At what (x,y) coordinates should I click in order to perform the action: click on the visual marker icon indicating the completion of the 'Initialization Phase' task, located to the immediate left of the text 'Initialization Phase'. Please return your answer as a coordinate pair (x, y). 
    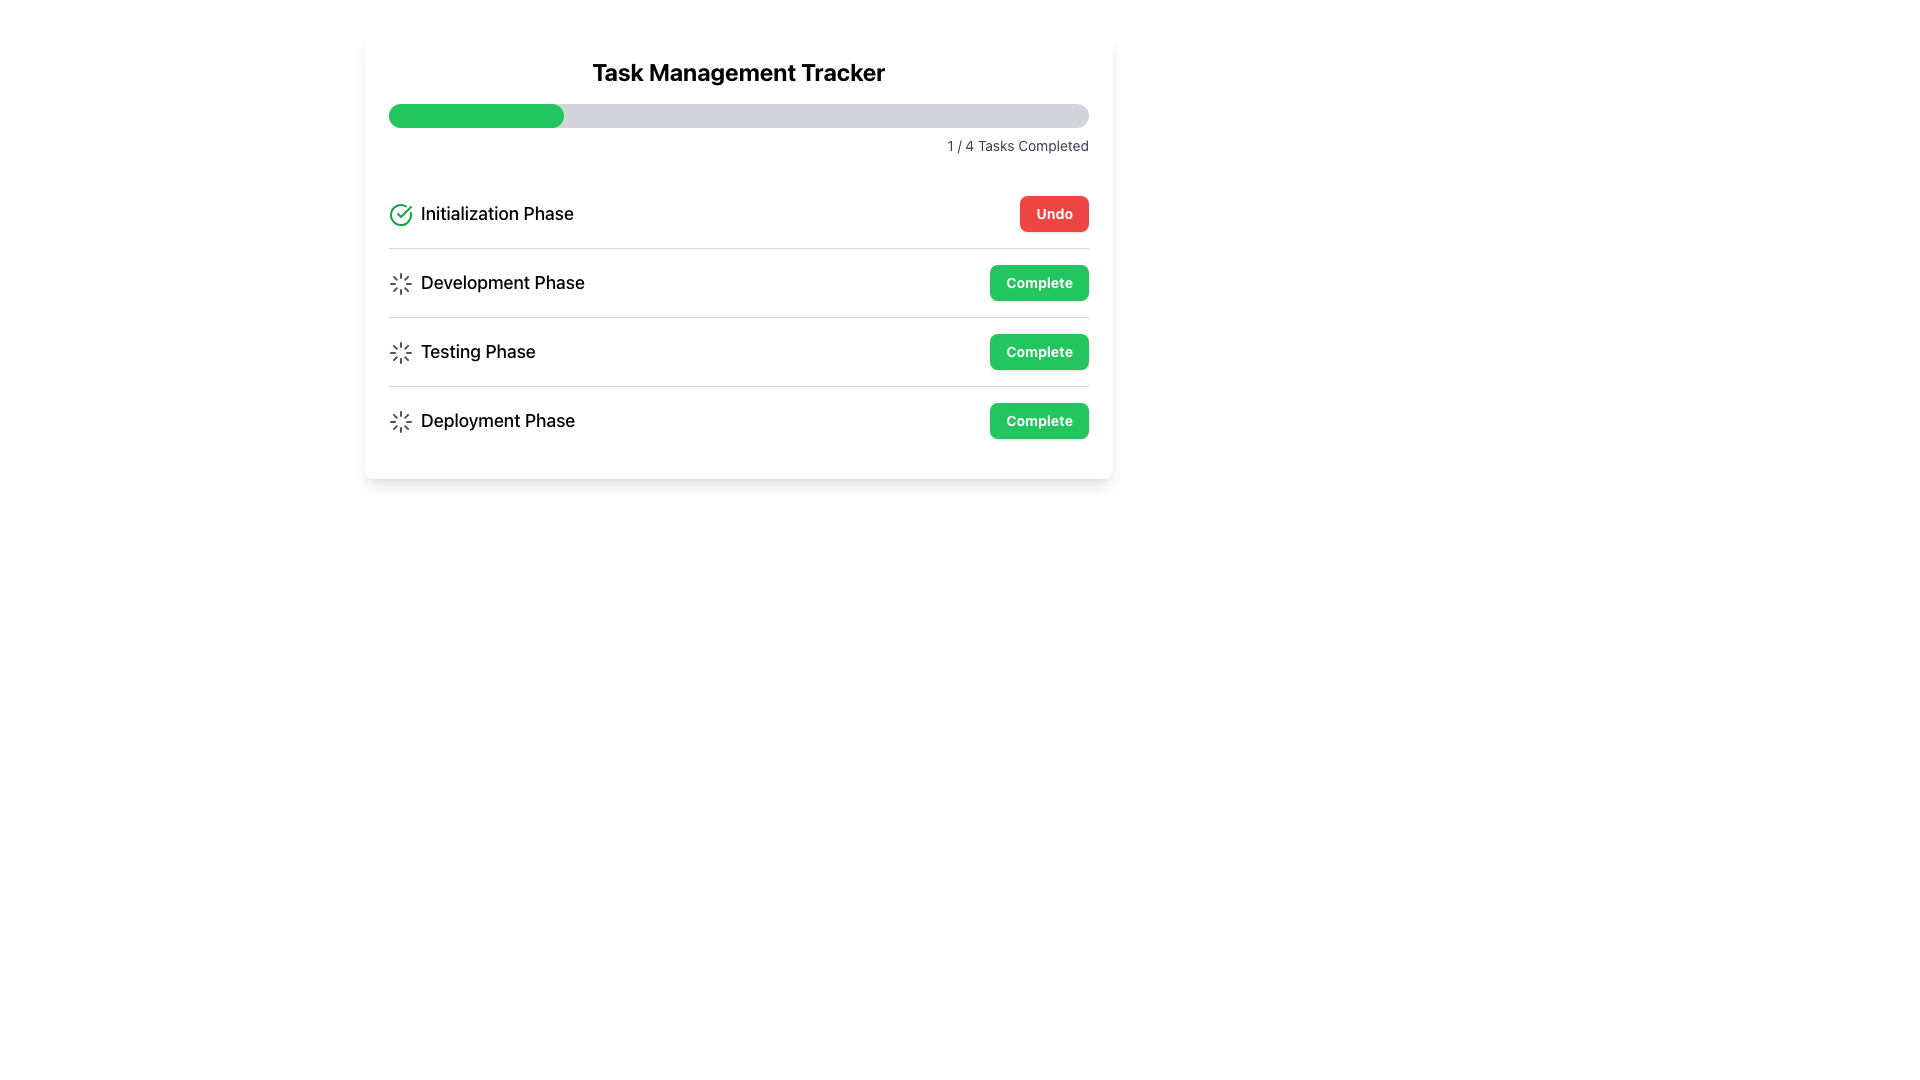
    Looking at the image, I should click on (400, 215).